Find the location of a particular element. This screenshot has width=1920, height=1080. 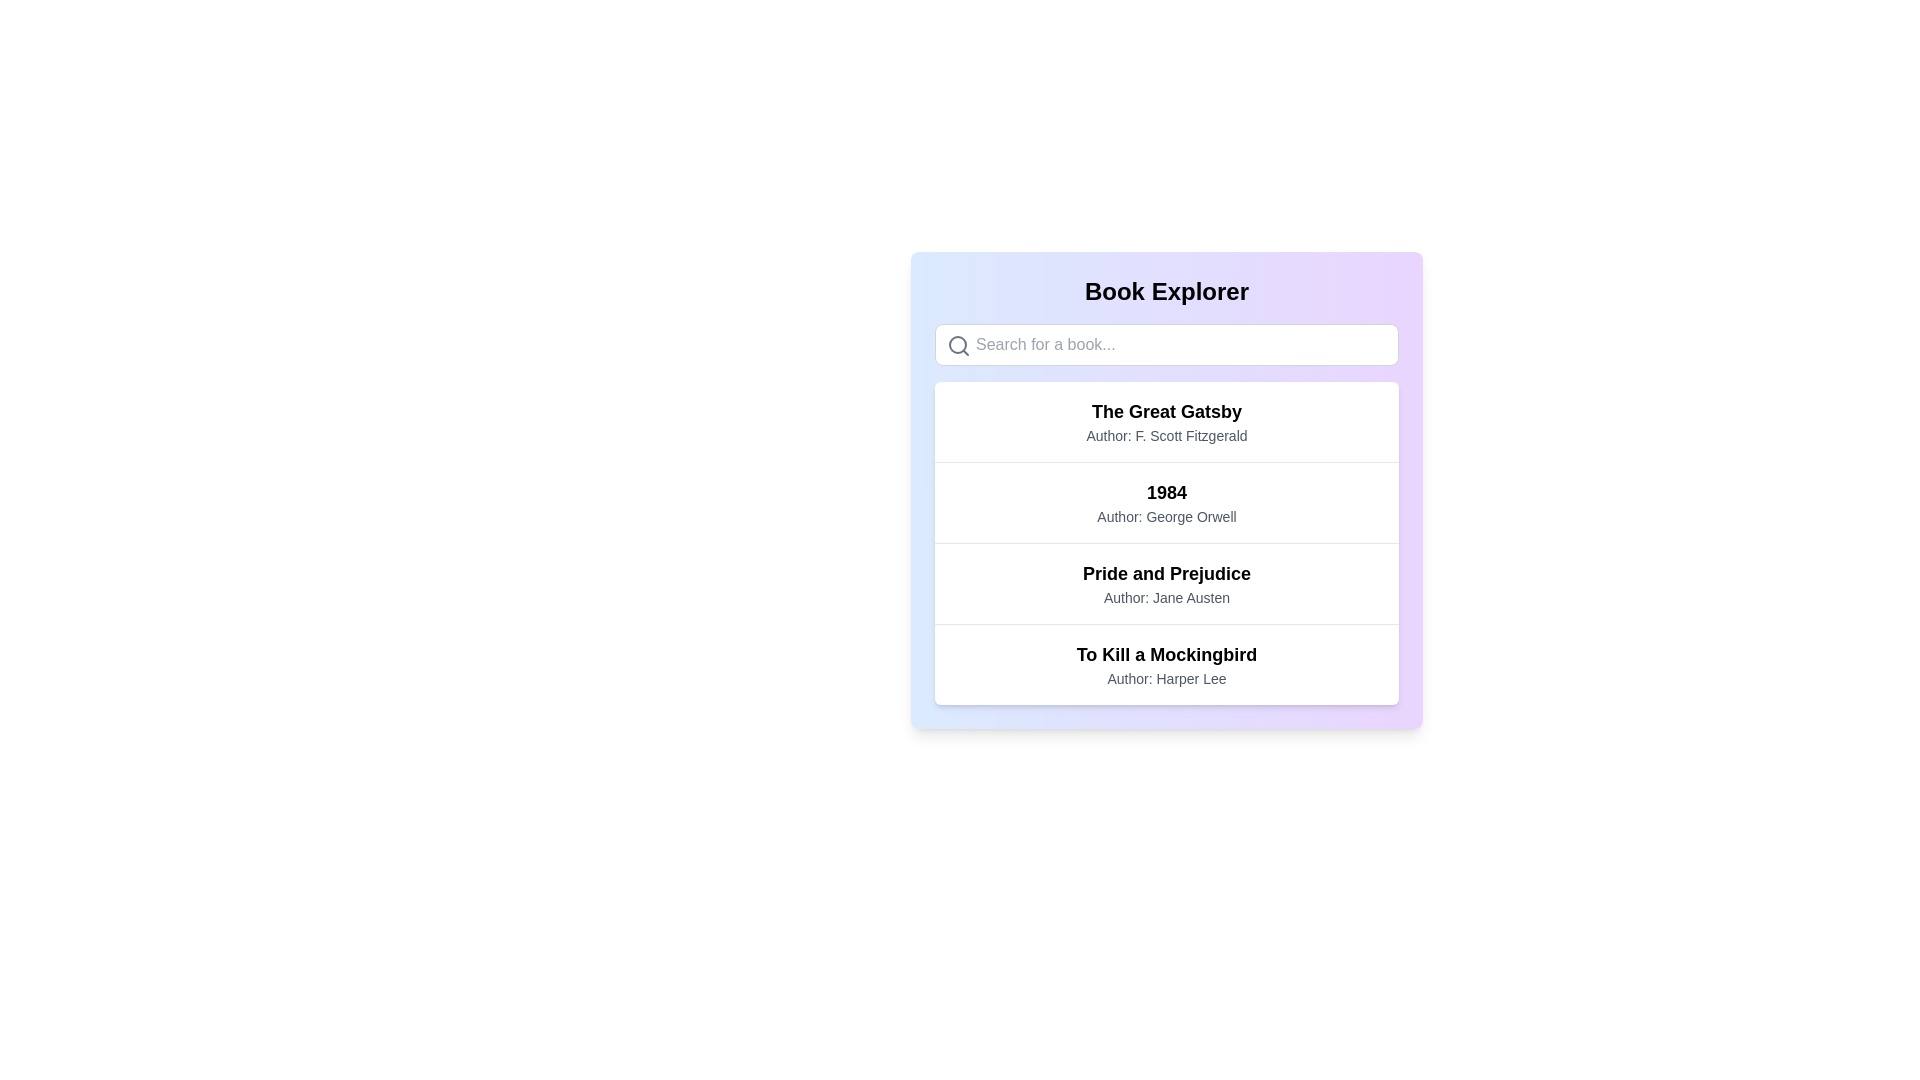

the text label displaying the author information for 'The Great Gatsby', located directly beneath the book title in the first item of the vertically listed book entries is located at coordinates (1166, 434).